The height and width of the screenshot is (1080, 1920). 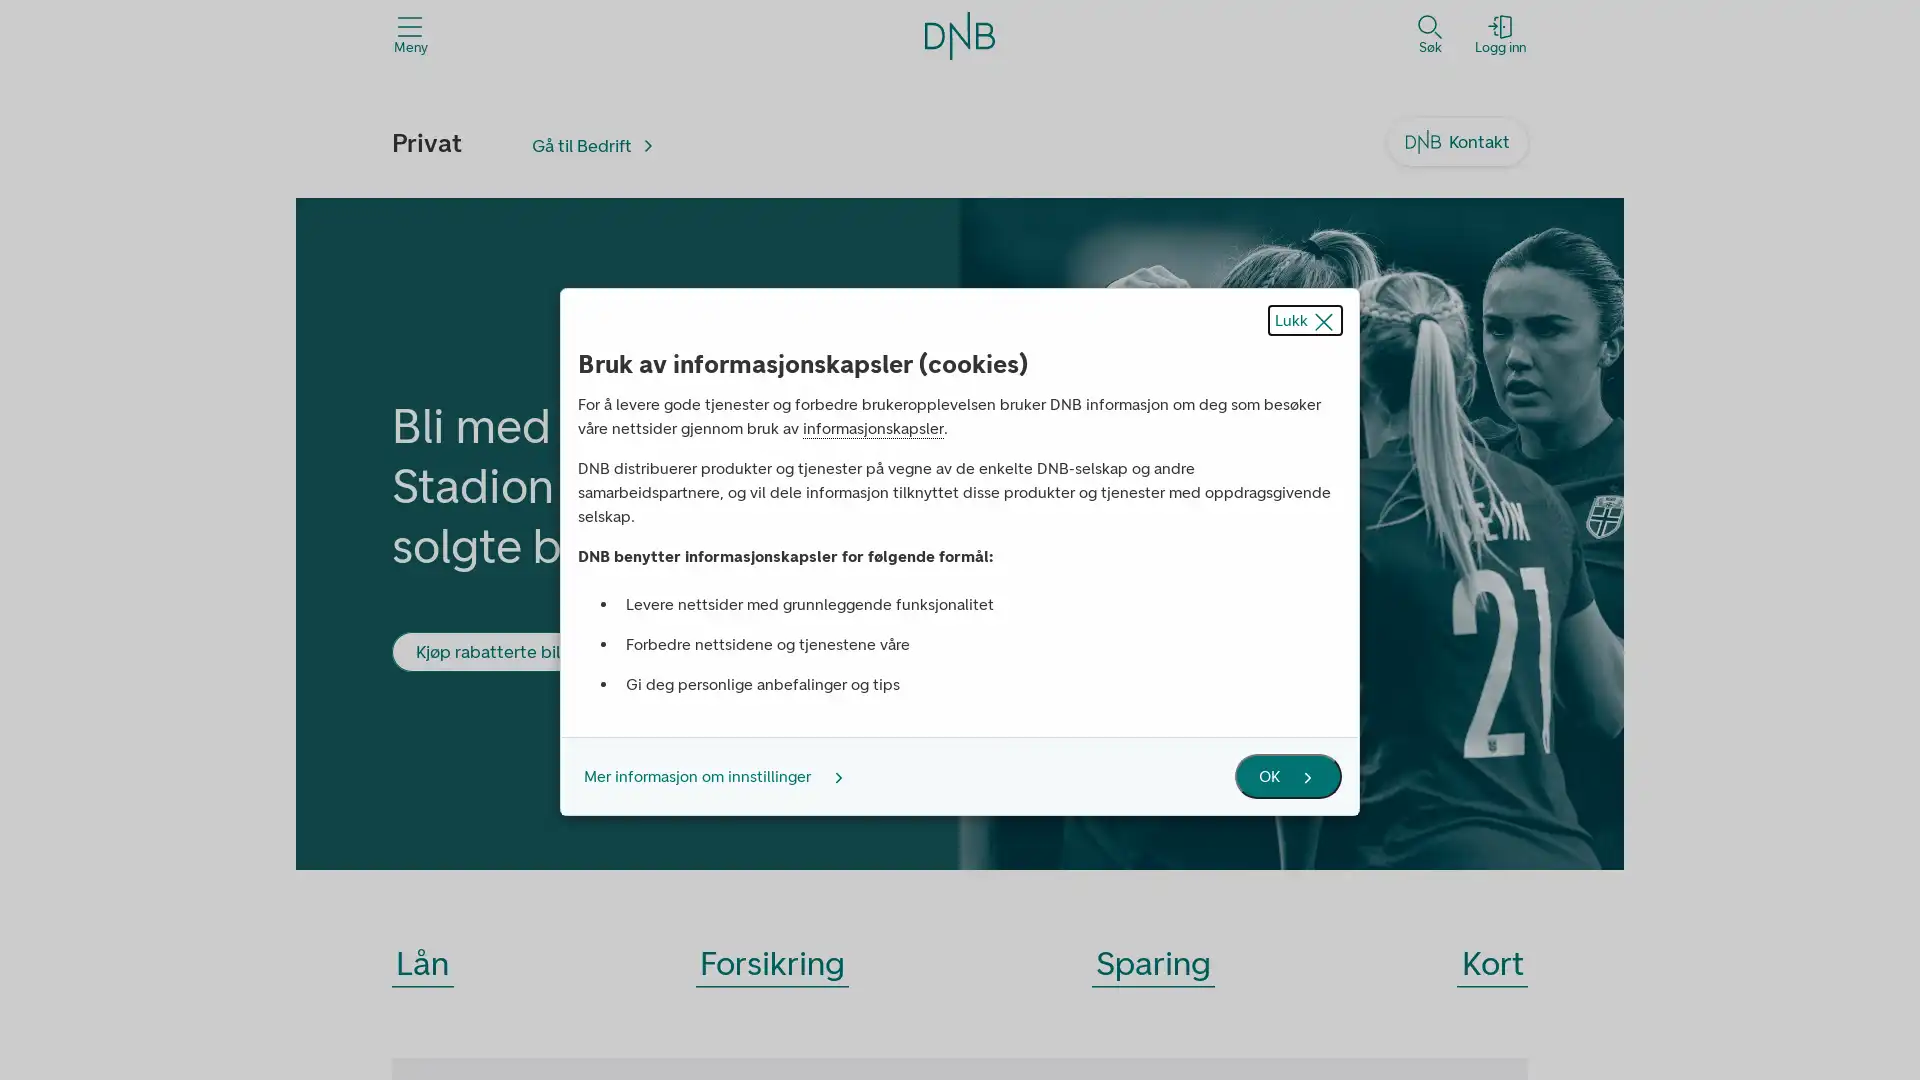 I want to click on Kontakt, so click(x=1458, y=141).